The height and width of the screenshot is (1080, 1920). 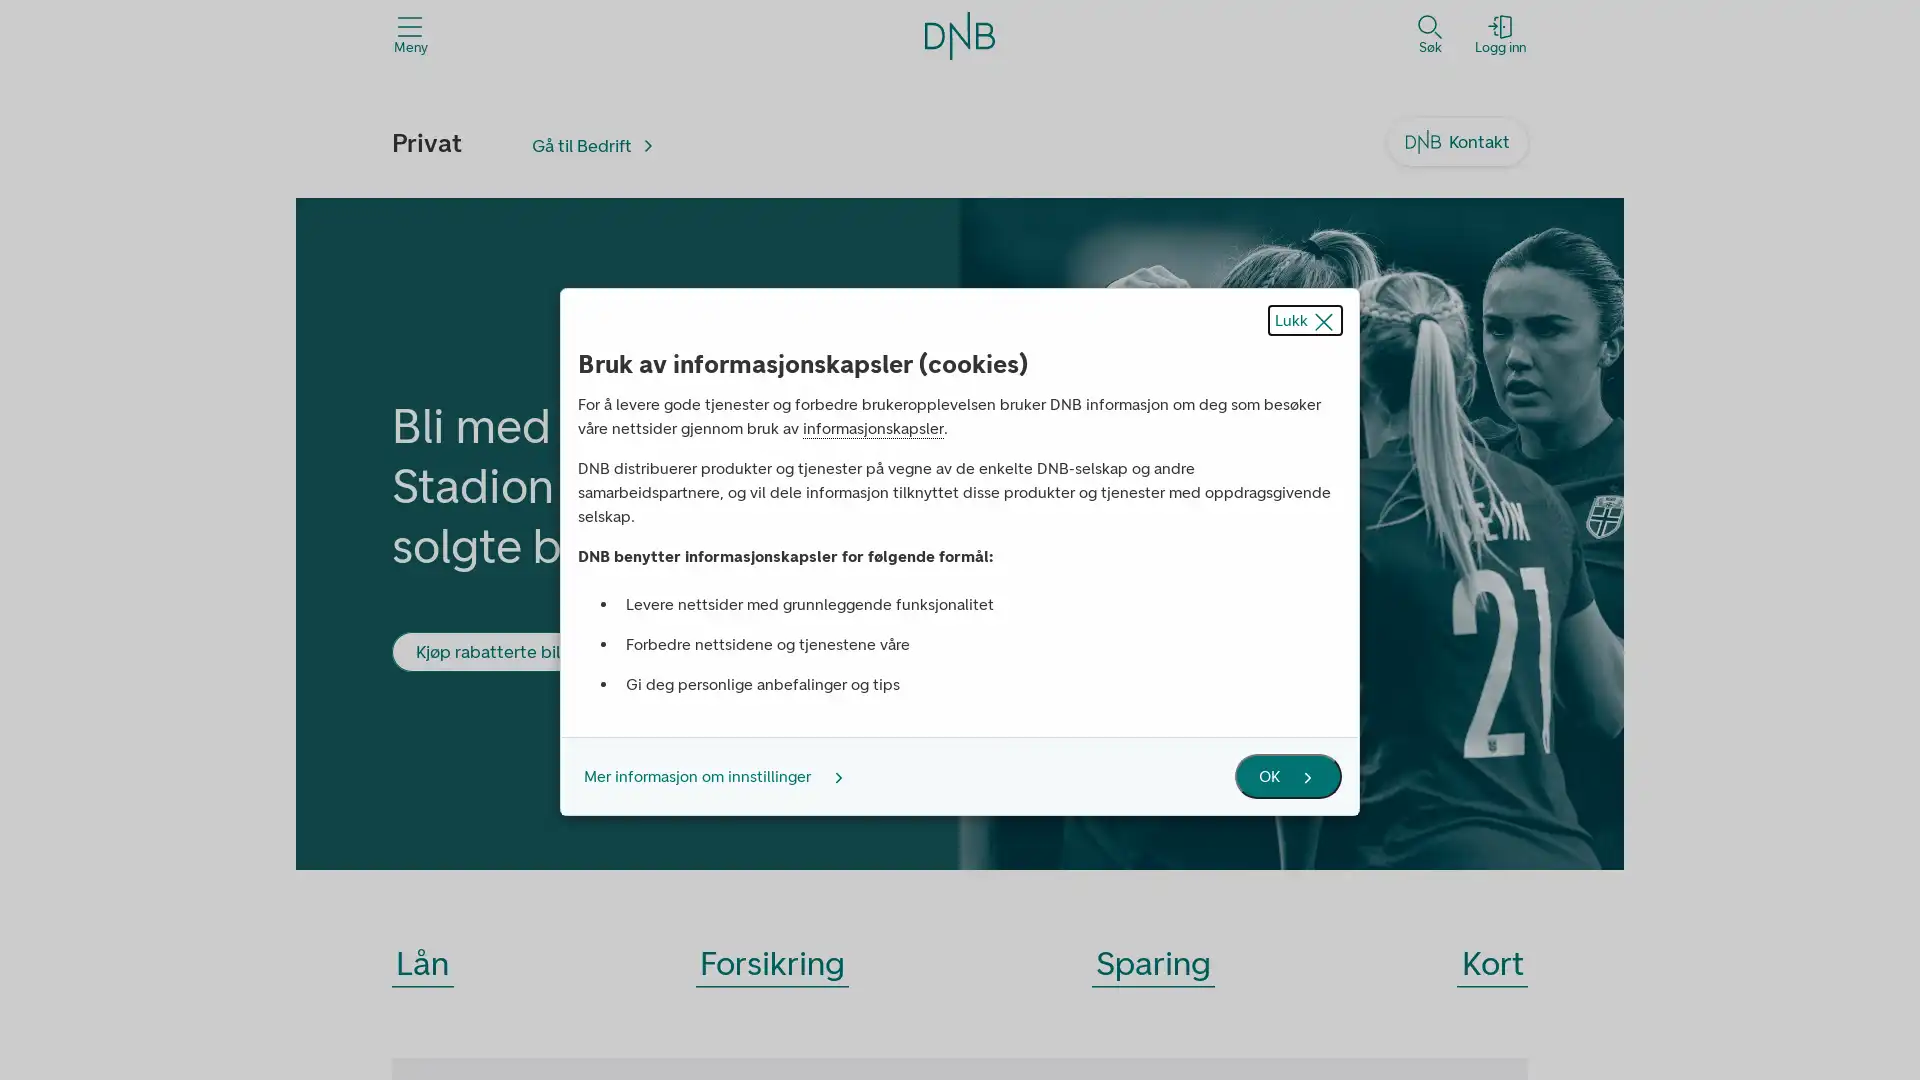 I want to click on Kontakt, so click(x=1458, y=141).